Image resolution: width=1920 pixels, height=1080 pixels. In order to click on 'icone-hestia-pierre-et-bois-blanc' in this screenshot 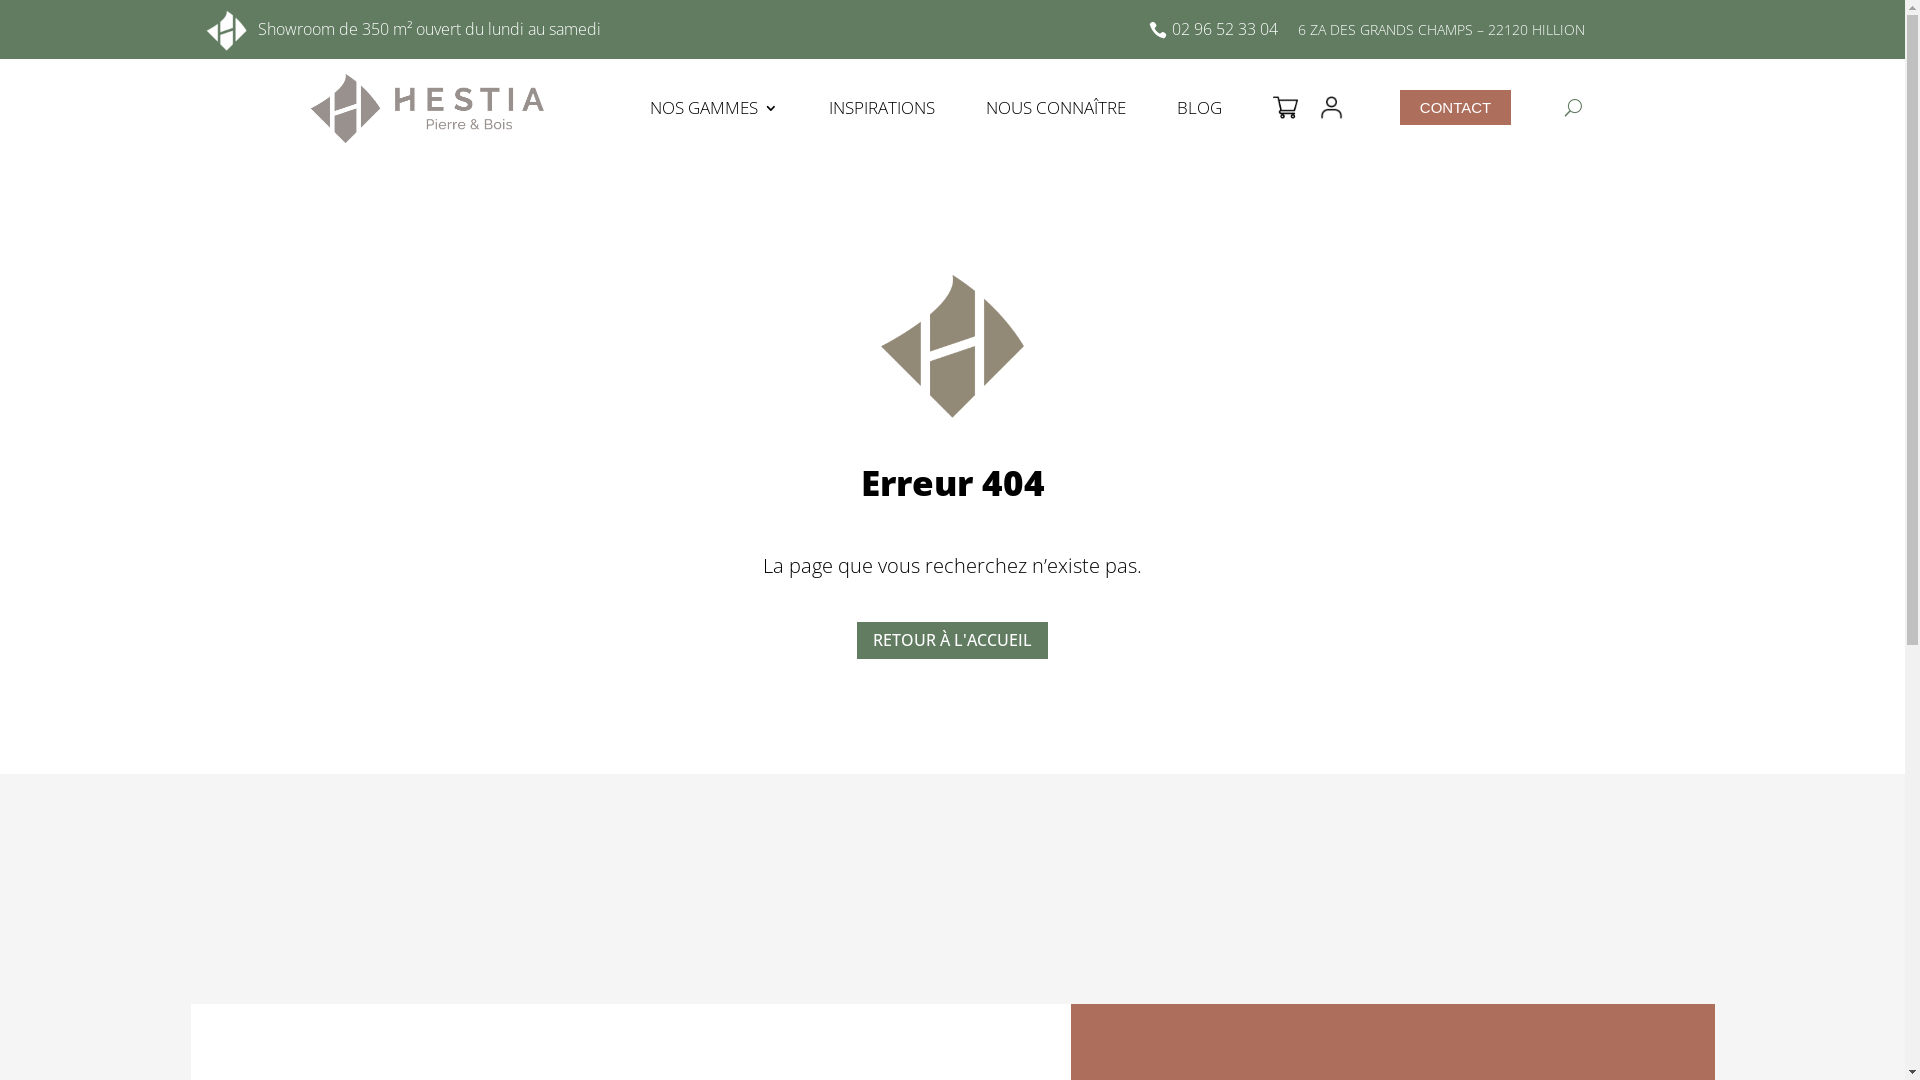, I will do `click(201, 30)`.